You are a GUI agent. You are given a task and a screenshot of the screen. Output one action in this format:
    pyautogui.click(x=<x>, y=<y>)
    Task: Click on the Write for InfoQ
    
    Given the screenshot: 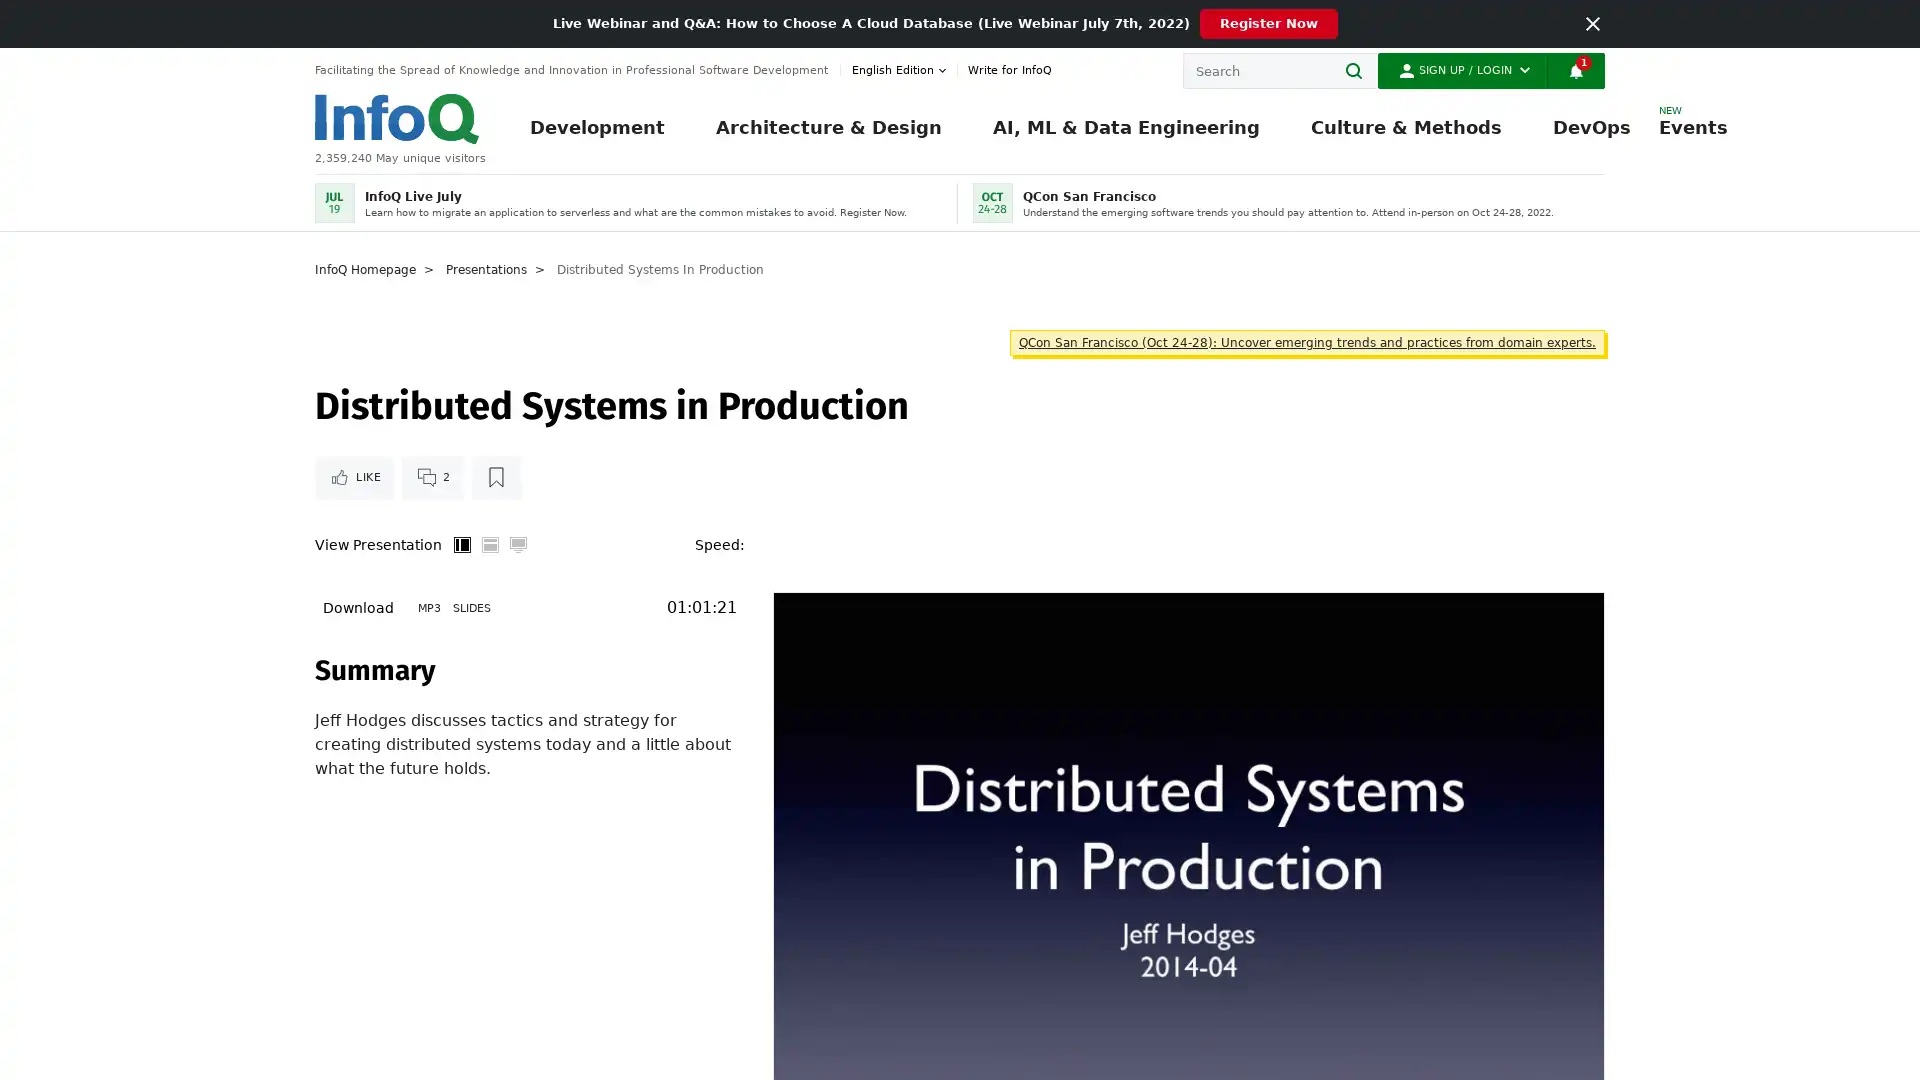 What is the action you would take?
    pyautogui.click(x=1004, y=69)
    